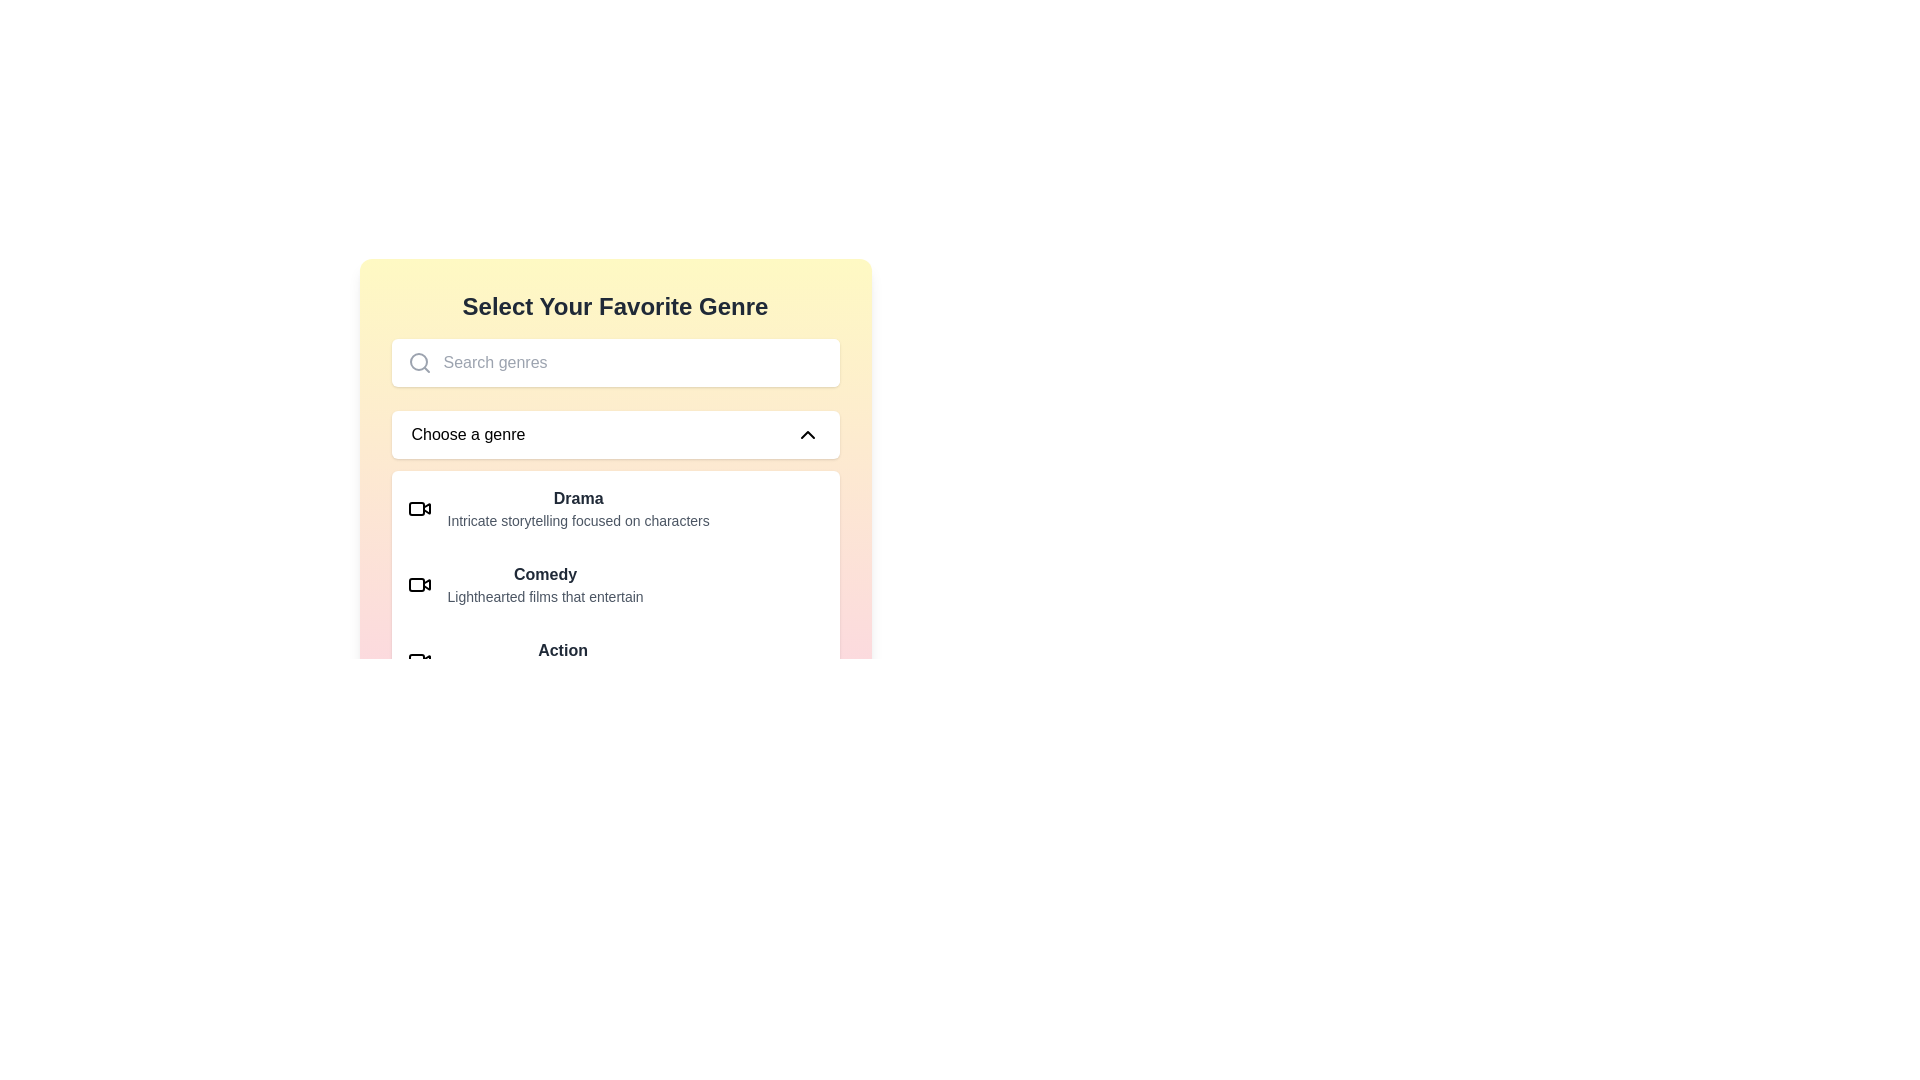 This screenshot has height=1080, width=1920. I want to click on the 'Action' genre element, which is the third entry in a vertical list of genres, so click(562, 660).